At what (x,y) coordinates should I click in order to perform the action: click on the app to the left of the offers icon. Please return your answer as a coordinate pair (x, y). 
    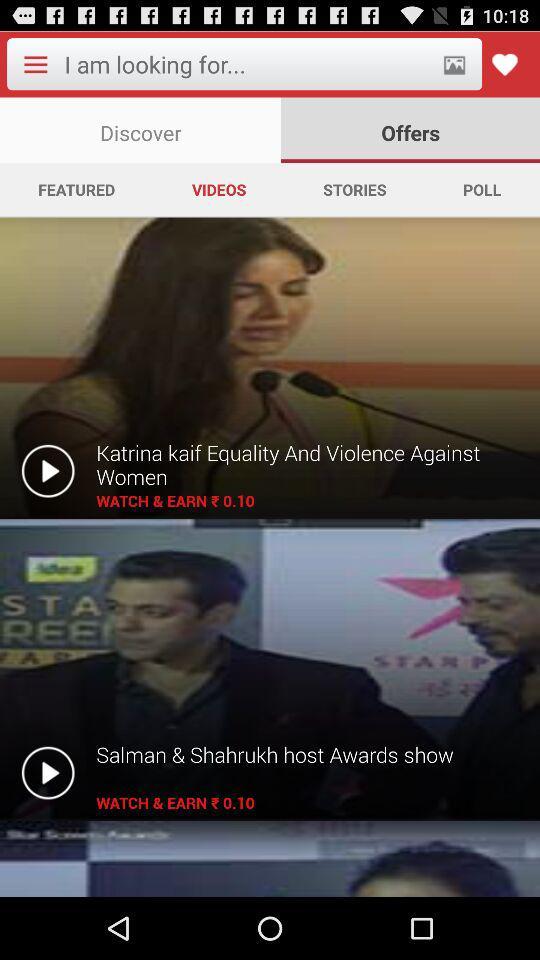
    Looking at the image, I should click on (139, 129).